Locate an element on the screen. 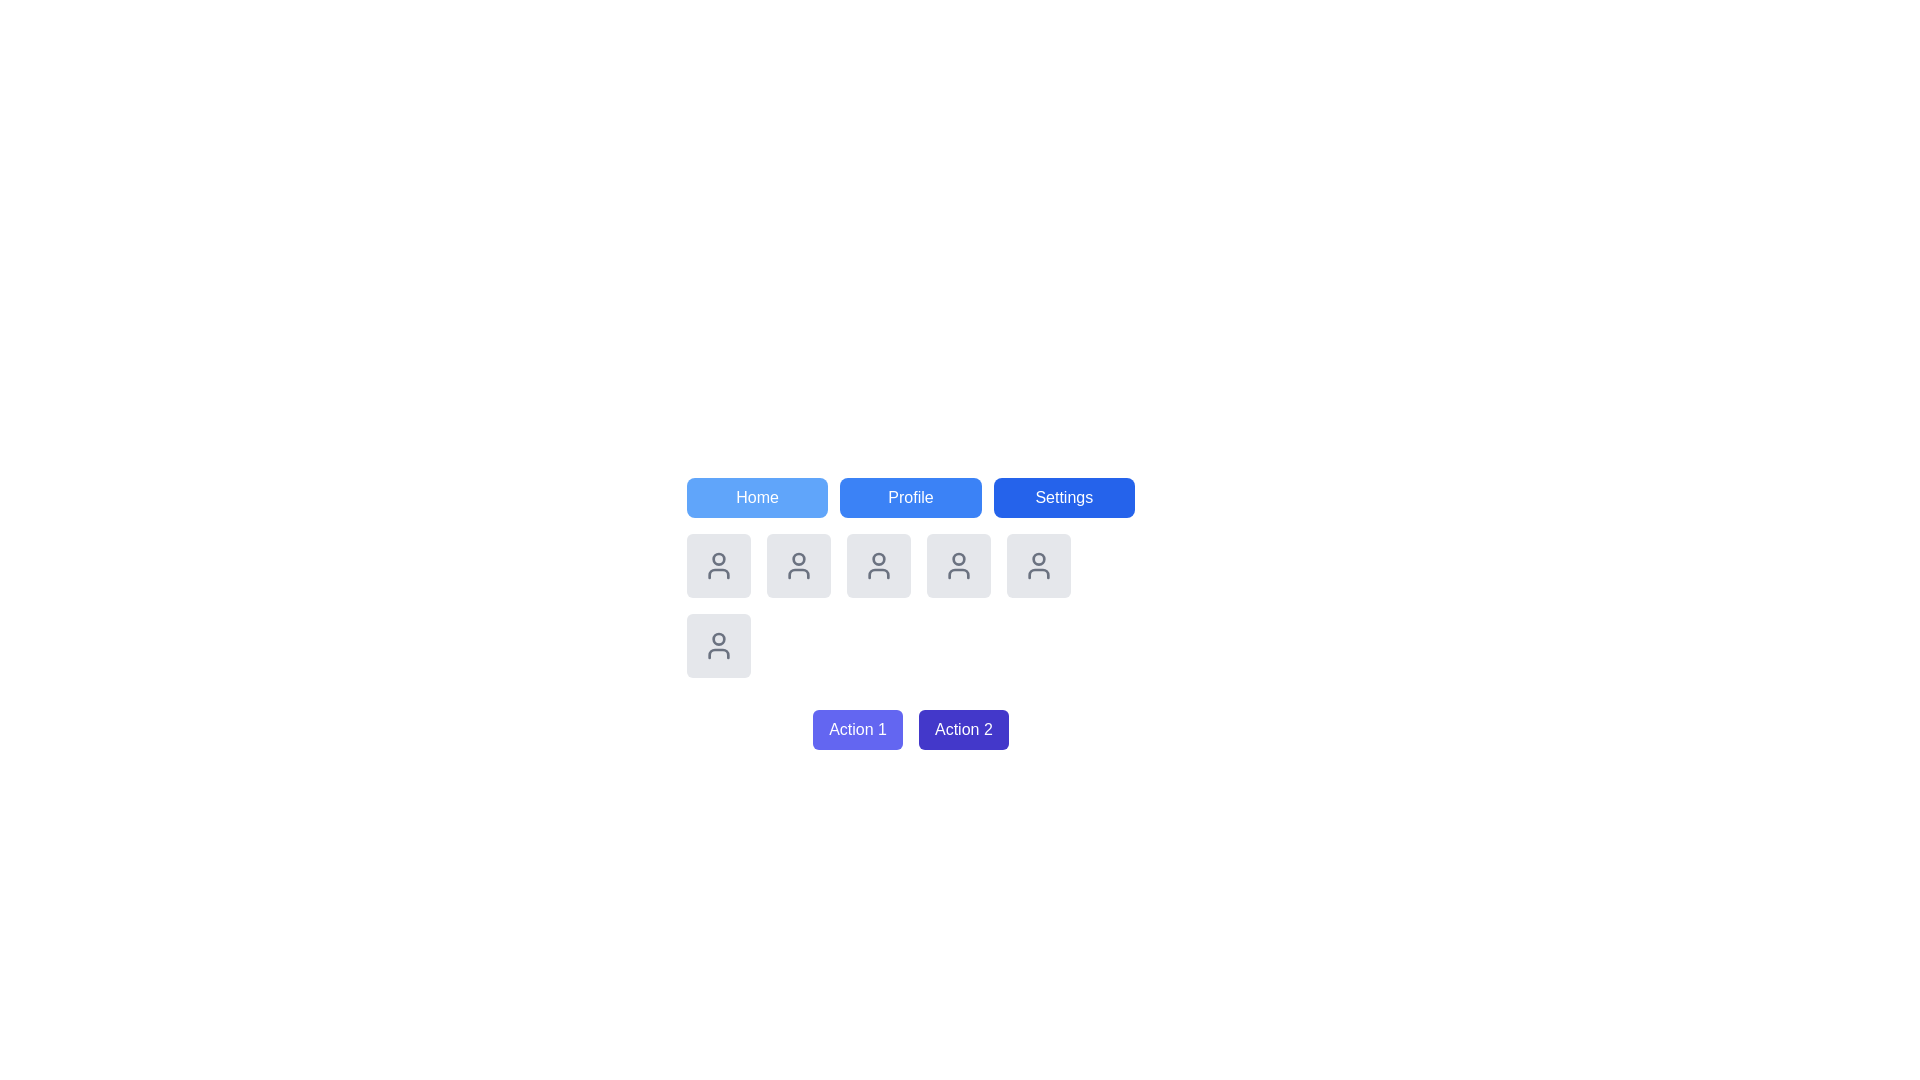 This screenshot has width=1920, height=1080. the settings button, which is the third button in a horizontal row of three buttons located at the upper part of the interface is located at coordinates (1063, 496).